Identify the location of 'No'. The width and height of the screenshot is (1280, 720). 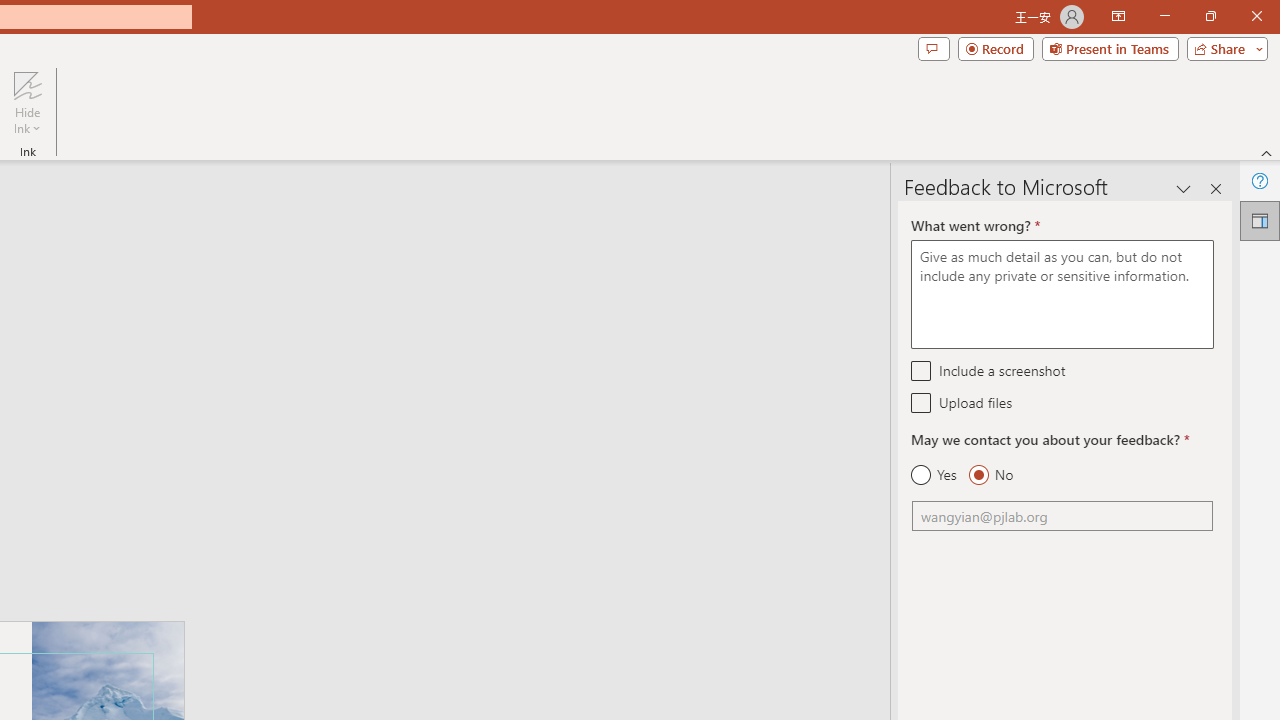
(990, 475).